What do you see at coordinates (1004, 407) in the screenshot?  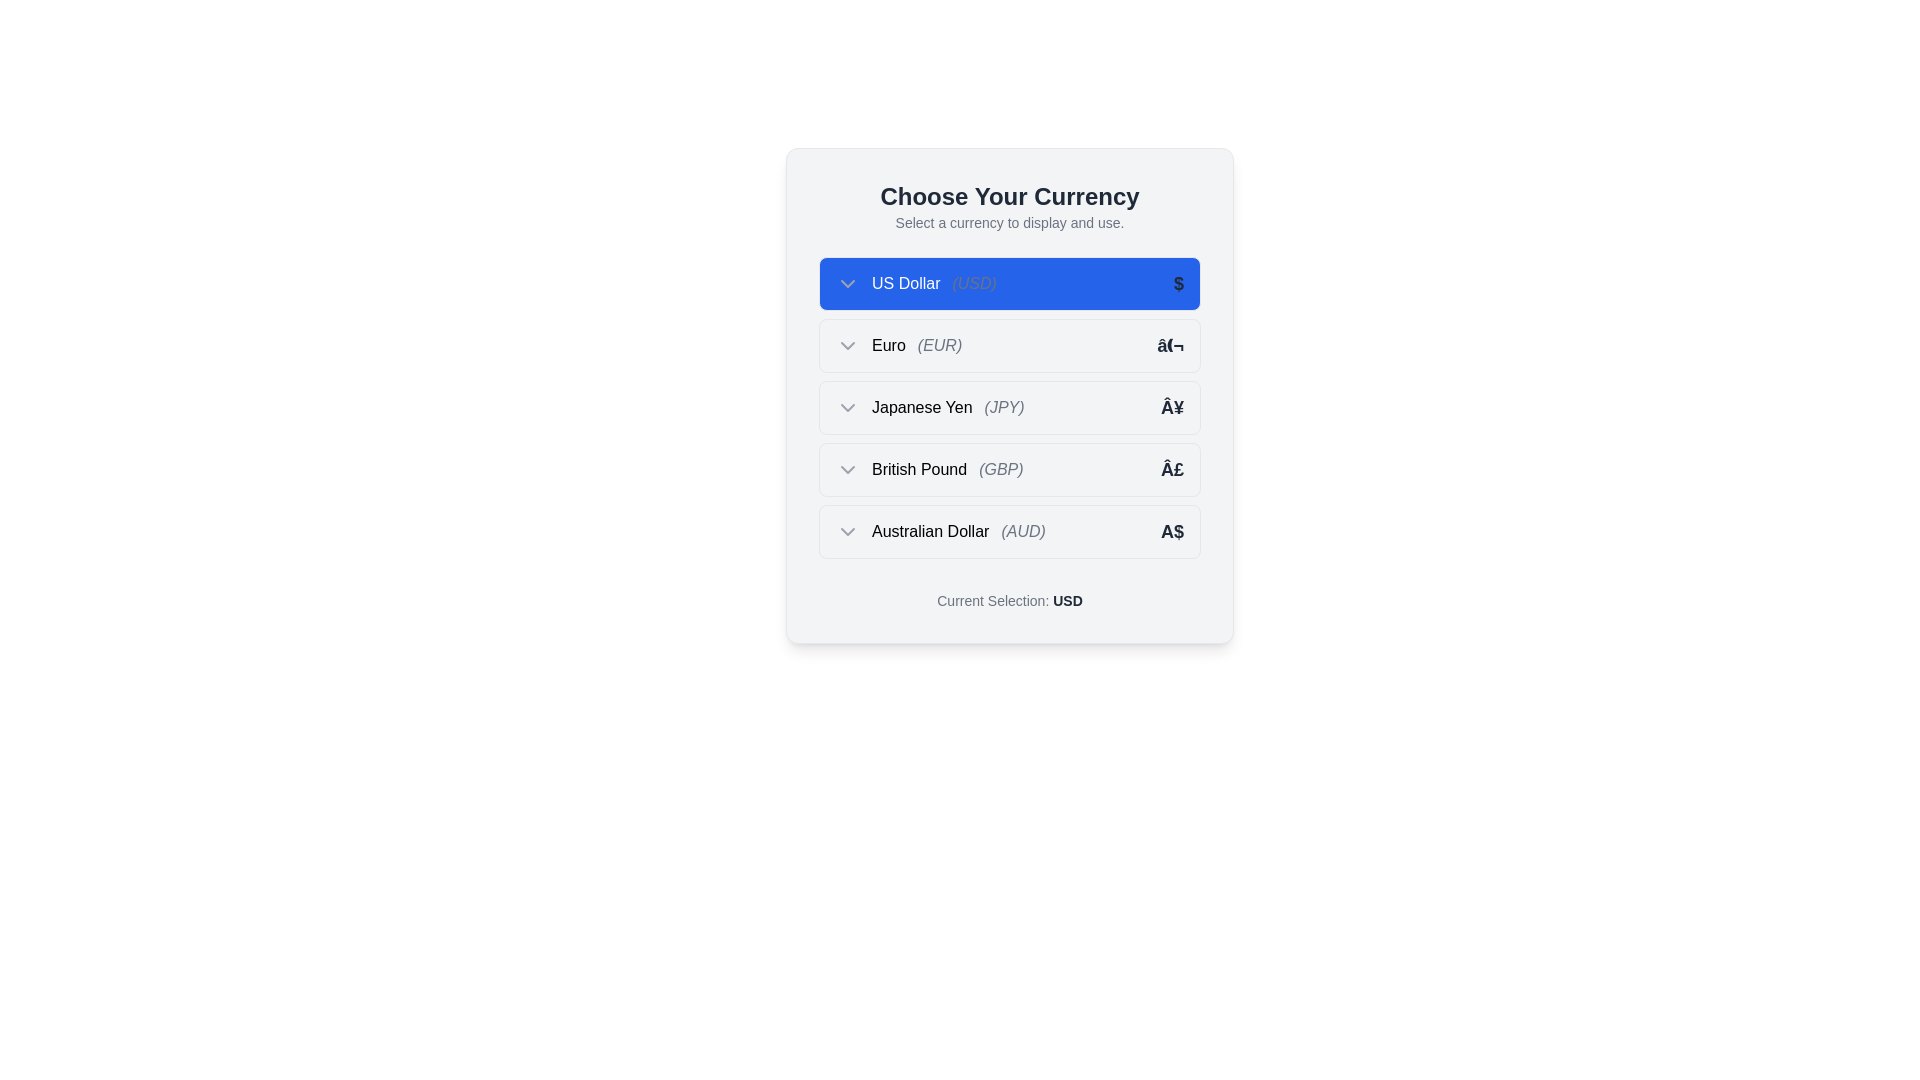 I see `the static text element '(JPY)' that indicates the Japanese Yen currency, which is located to the right of 'Japanese Yen' in the dropdown menu` at bounding box center [1004, 407].